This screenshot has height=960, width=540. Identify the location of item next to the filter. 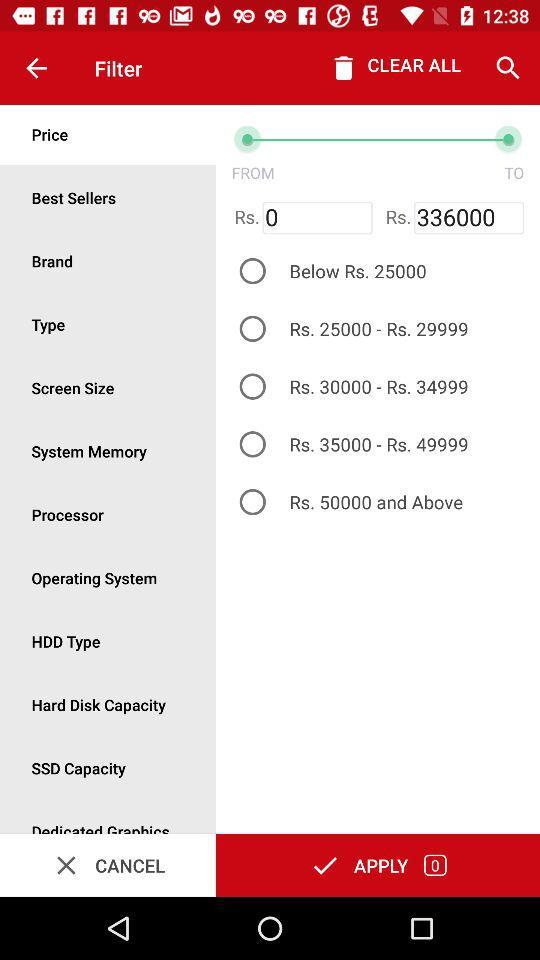
(36, 68).